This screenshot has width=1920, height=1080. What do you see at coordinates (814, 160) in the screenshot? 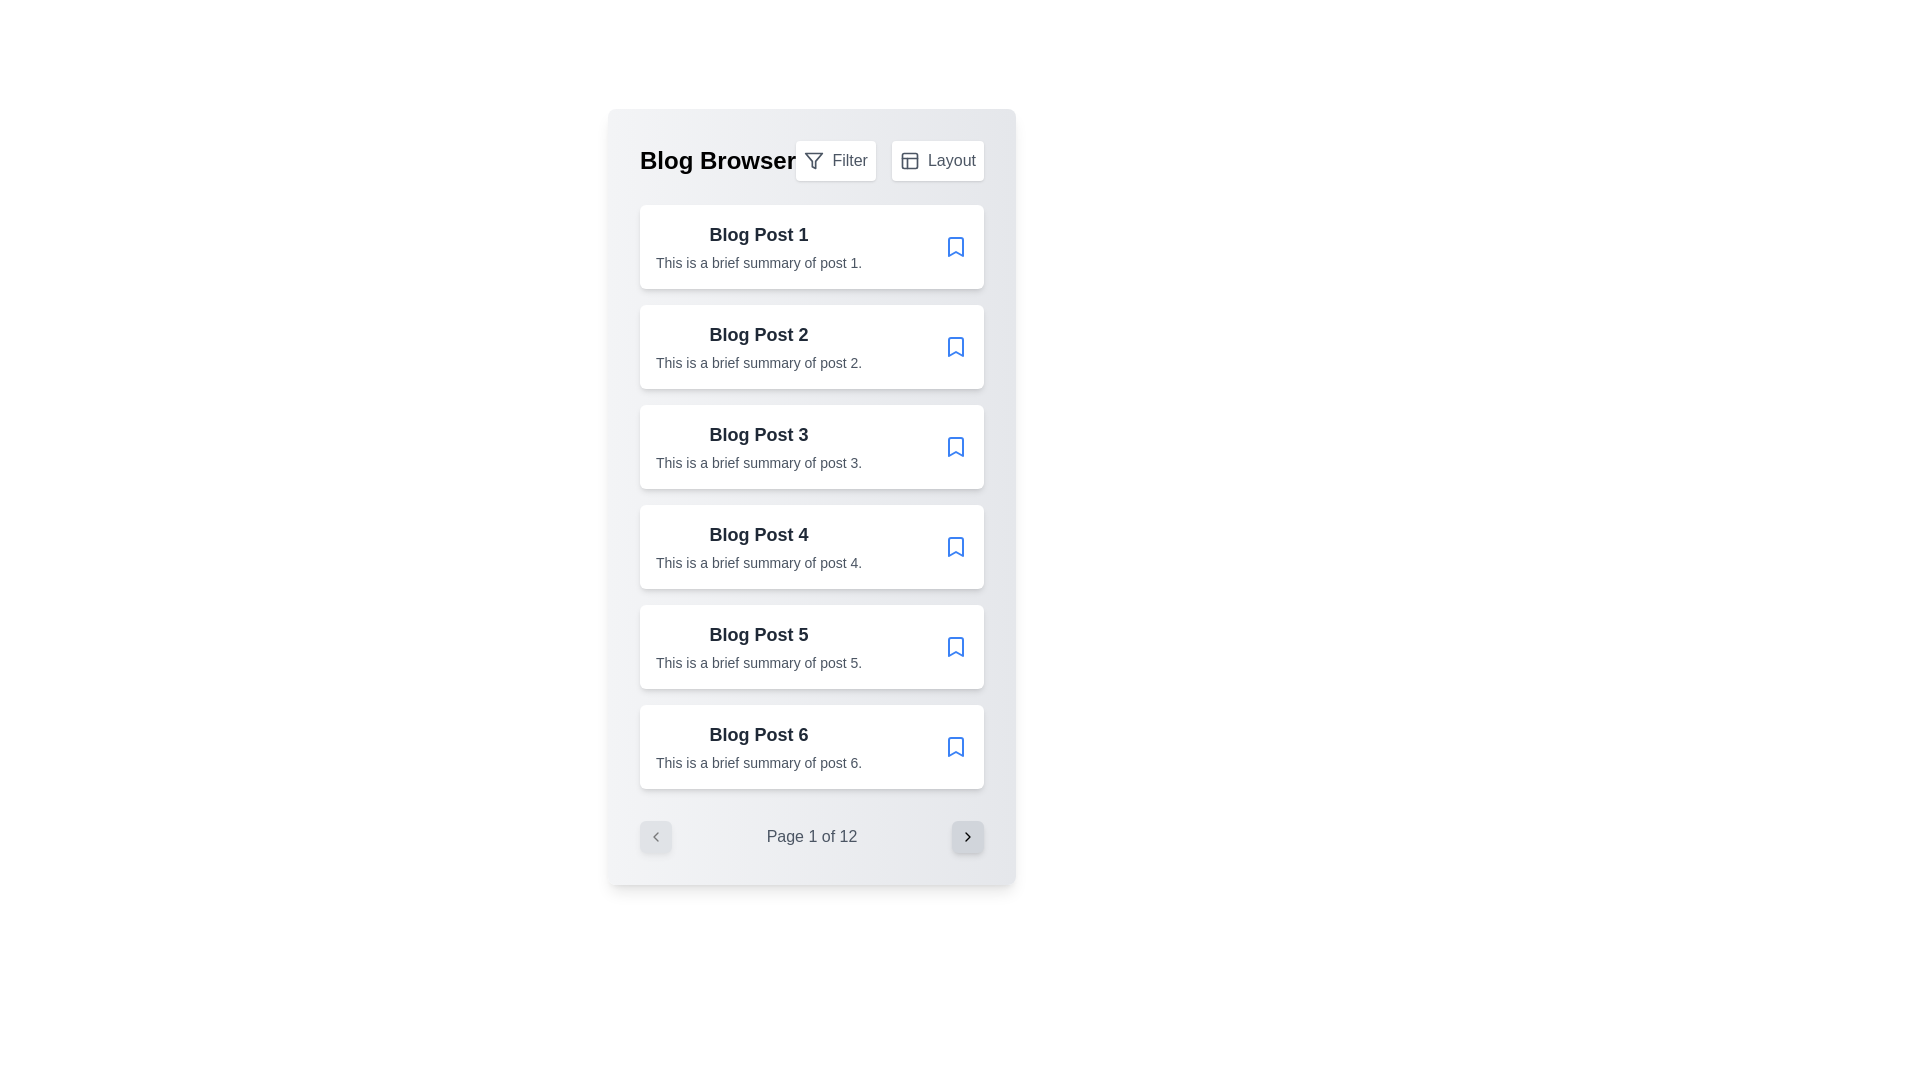
I see `the funnel icon located in the top interface bar` at bounding box center [814, 160].